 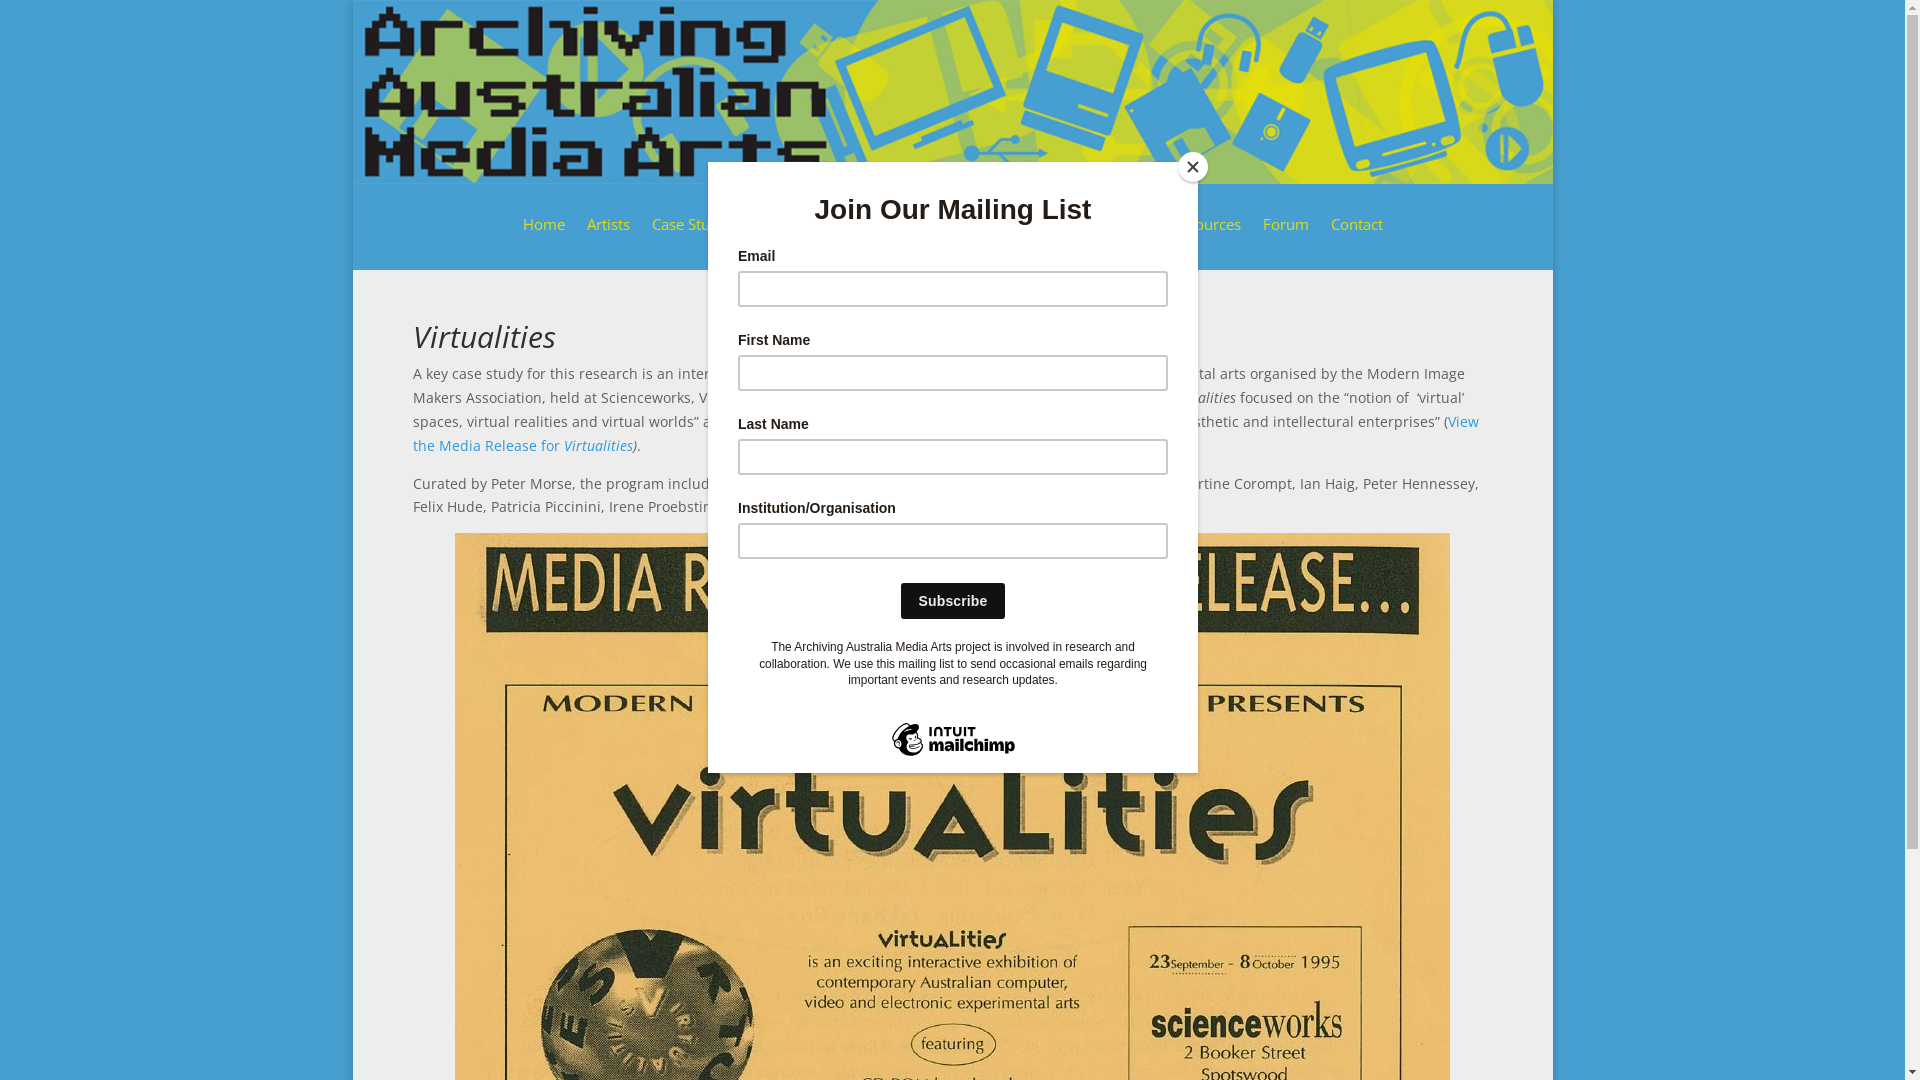 What do you see at coordinates (911, 237) in the screenshot?
I see `'Database'` at bounding box center [911, 237].